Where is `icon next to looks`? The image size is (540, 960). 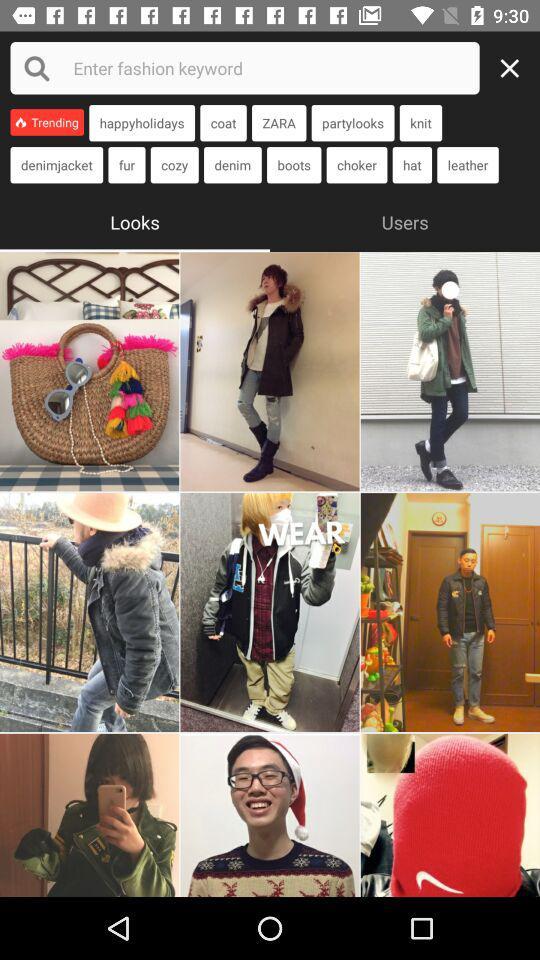 icon next to looks is located at coordinates (405, 220).